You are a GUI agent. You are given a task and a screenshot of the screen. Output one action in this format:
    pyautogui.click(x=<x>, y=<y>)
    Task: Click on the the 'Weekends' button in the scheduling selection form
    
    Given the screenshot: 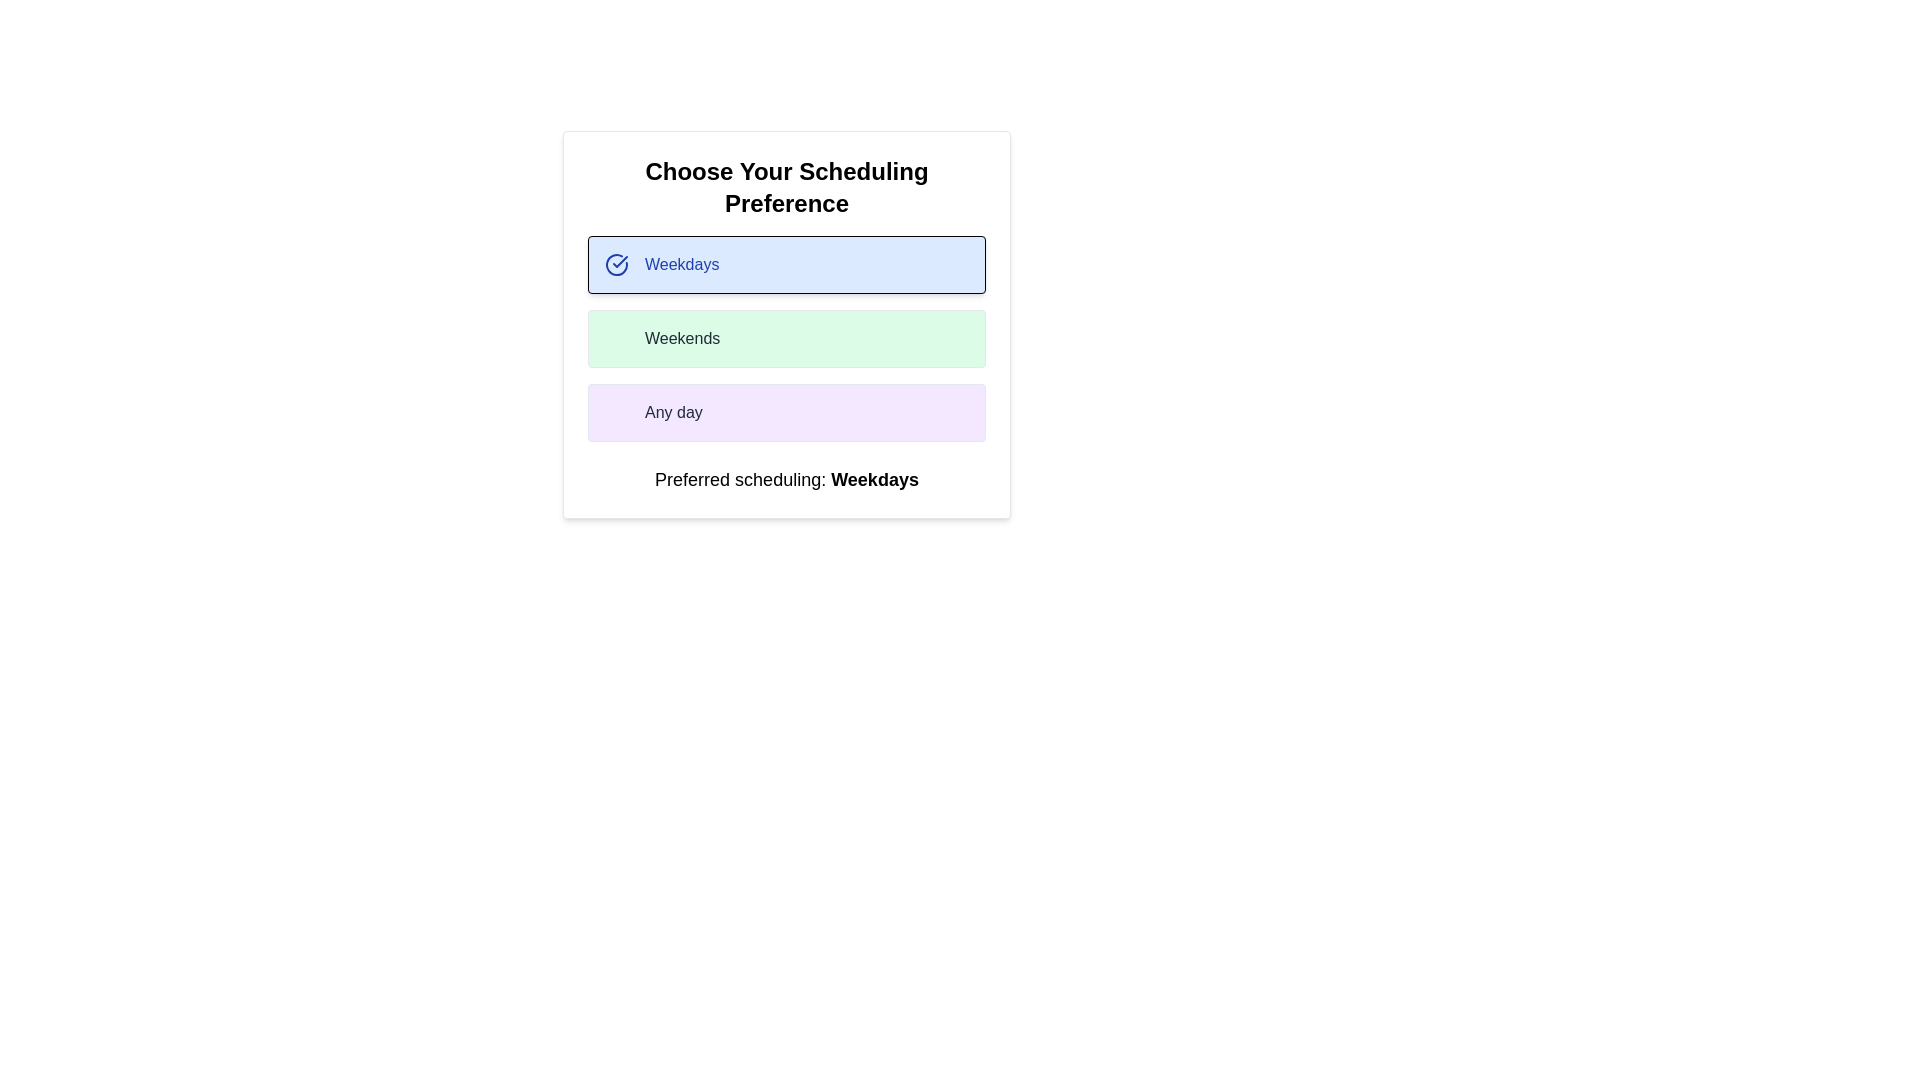 What is the action you would take?
    pyautogui.click(x=786, y=338)
    